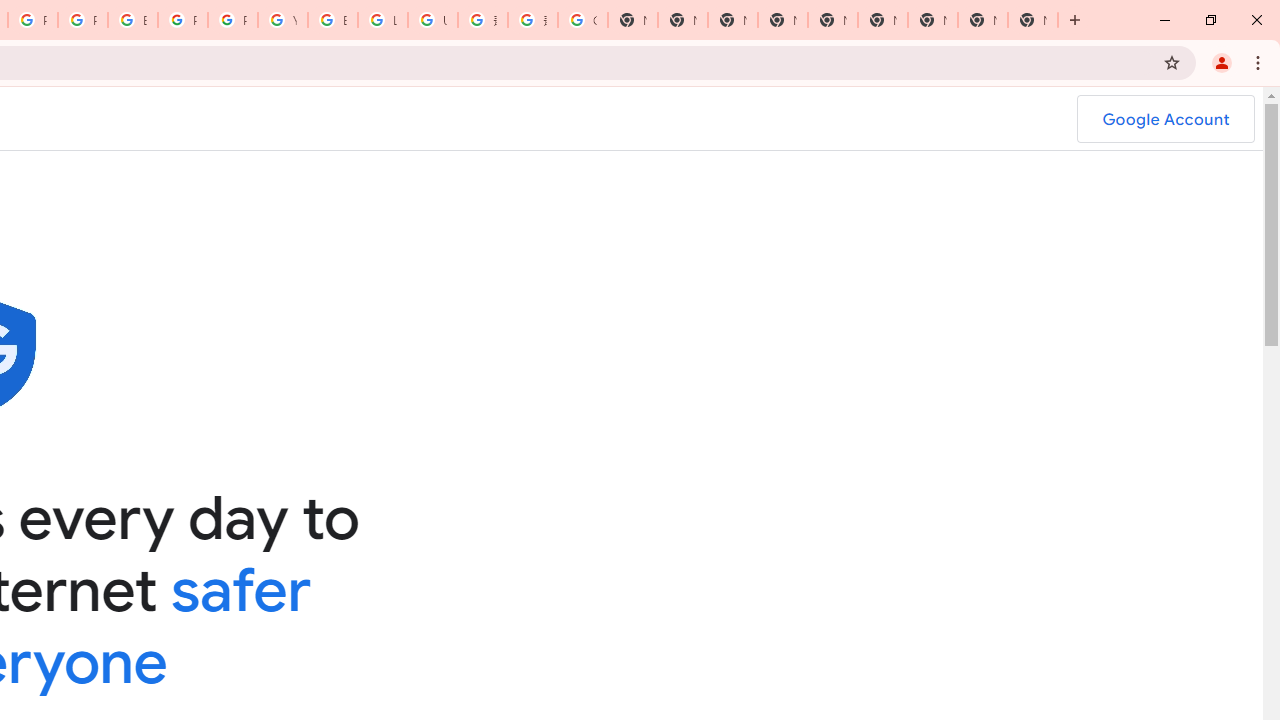  What do you see at coordinates (1032, 20) in the screenshot?
I see `'New Tab'` at bounding box center [1032, 20].